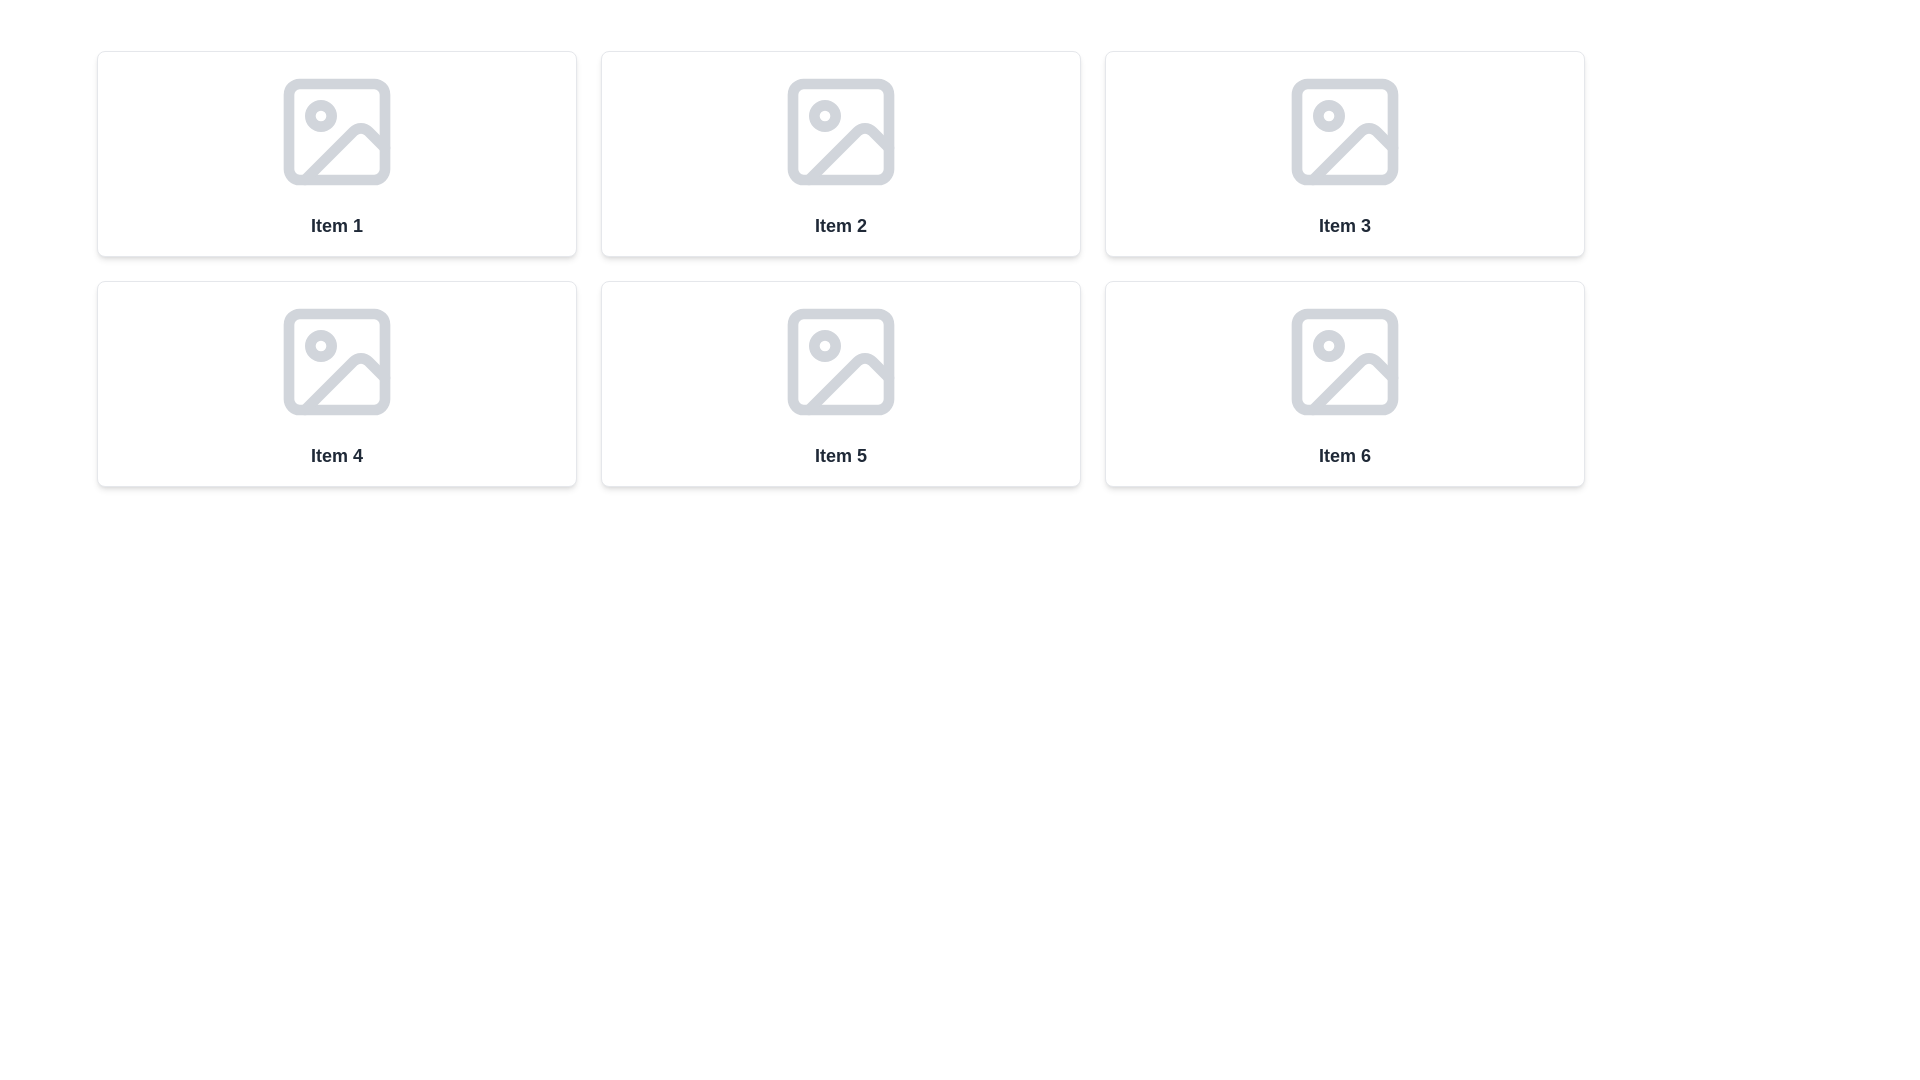 Image resolution: width=1920 pixels, height=1080 pixels. I want to click on the image icon at the top-center of the 'Item 1' card, so click(336, 131).